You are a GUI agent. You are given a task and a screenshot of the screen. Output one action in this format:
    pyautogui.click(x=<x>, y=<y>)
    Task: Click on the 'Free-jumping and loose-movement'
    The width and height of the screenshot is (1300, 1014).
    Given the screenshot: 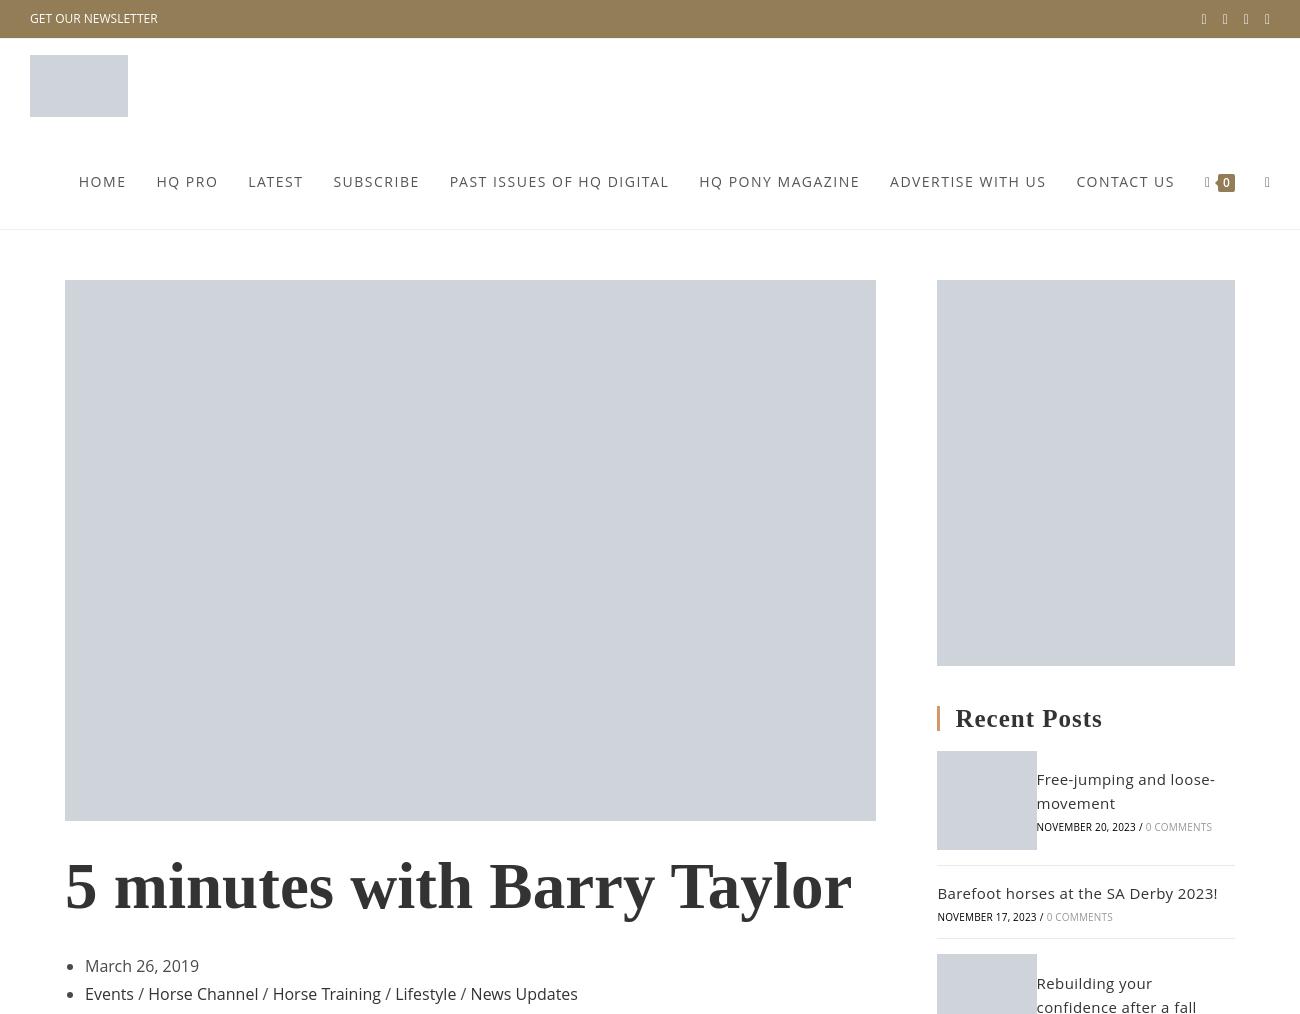 What is the action you would take?
    pyautogui.click(x=1124, y=791)
    